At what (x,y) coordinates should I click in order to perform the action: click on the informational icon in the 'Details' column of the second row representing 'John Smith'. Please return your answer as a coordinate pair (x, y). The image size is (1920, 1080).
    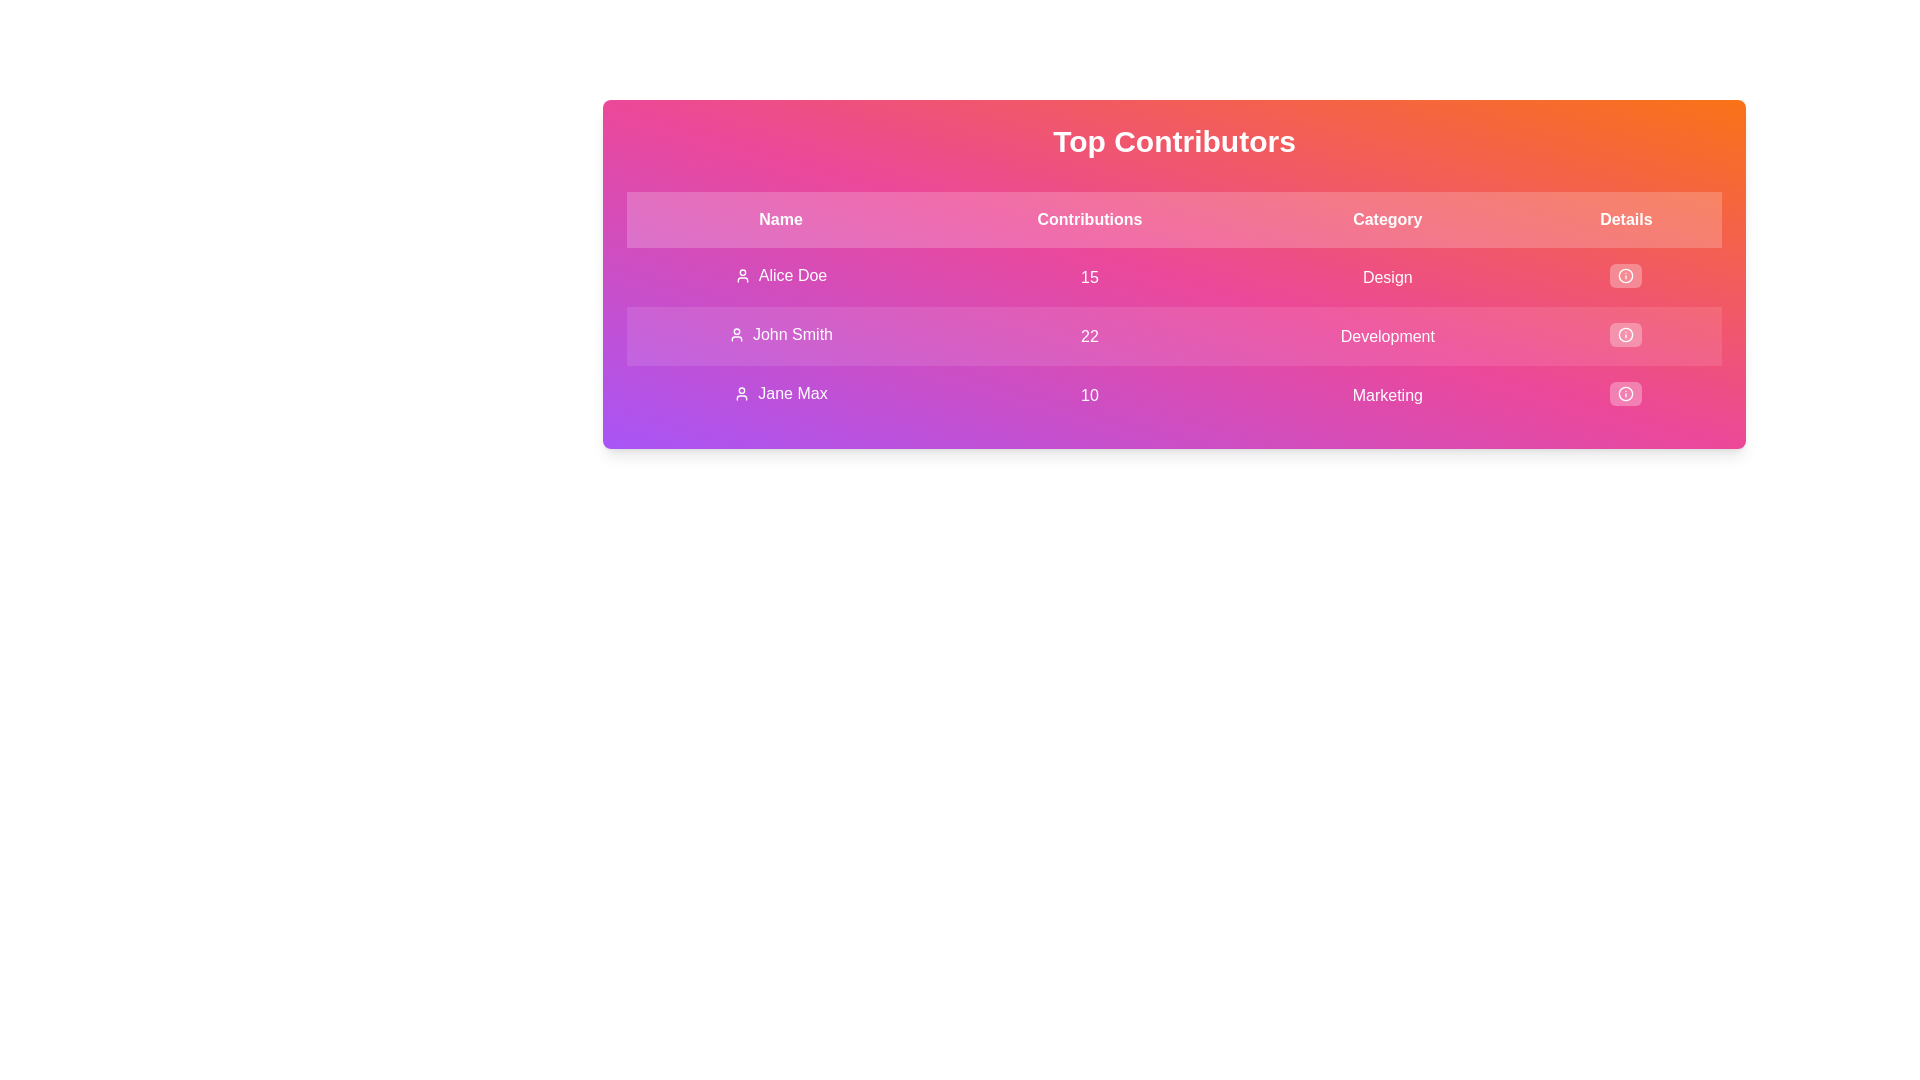
    Looking at the image, I should click on (1626, 334).